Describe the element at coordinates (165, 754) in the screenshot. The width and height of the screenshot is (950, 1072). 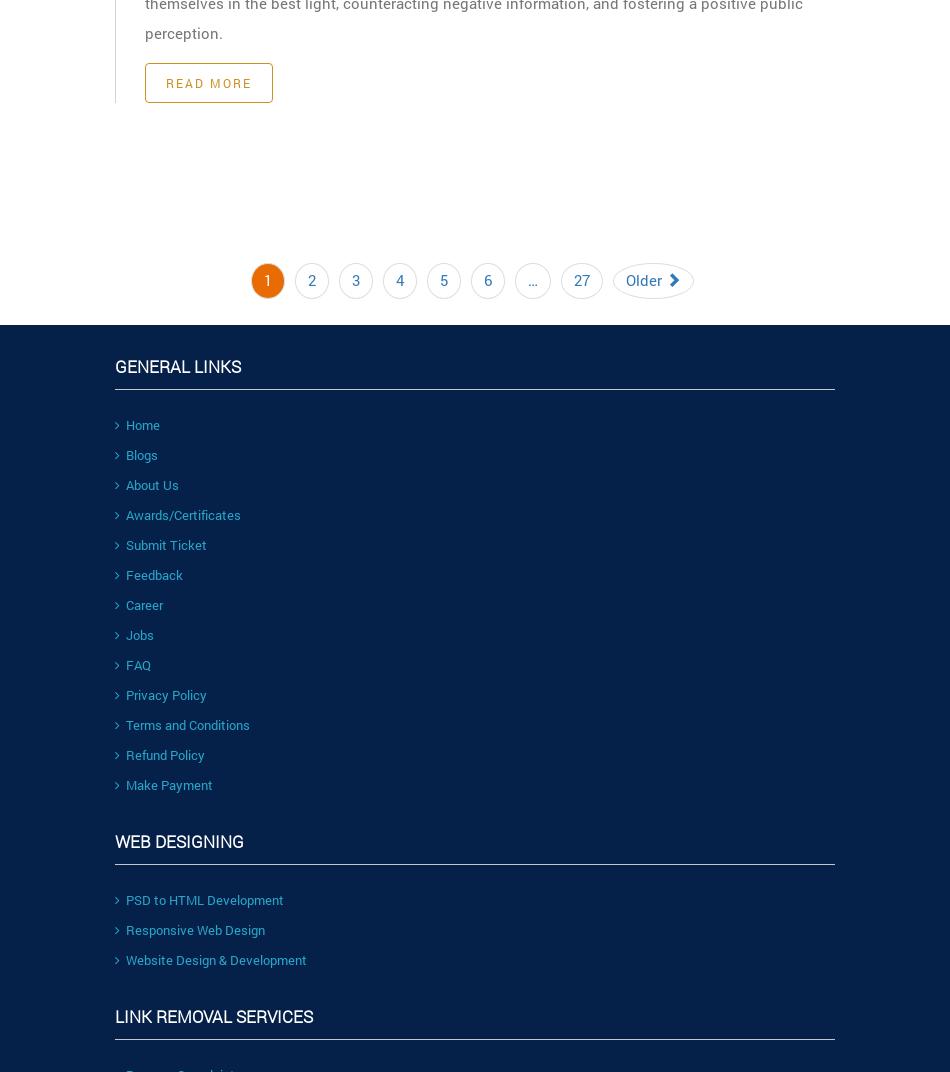
I see `'Refund Policy'` at that location.